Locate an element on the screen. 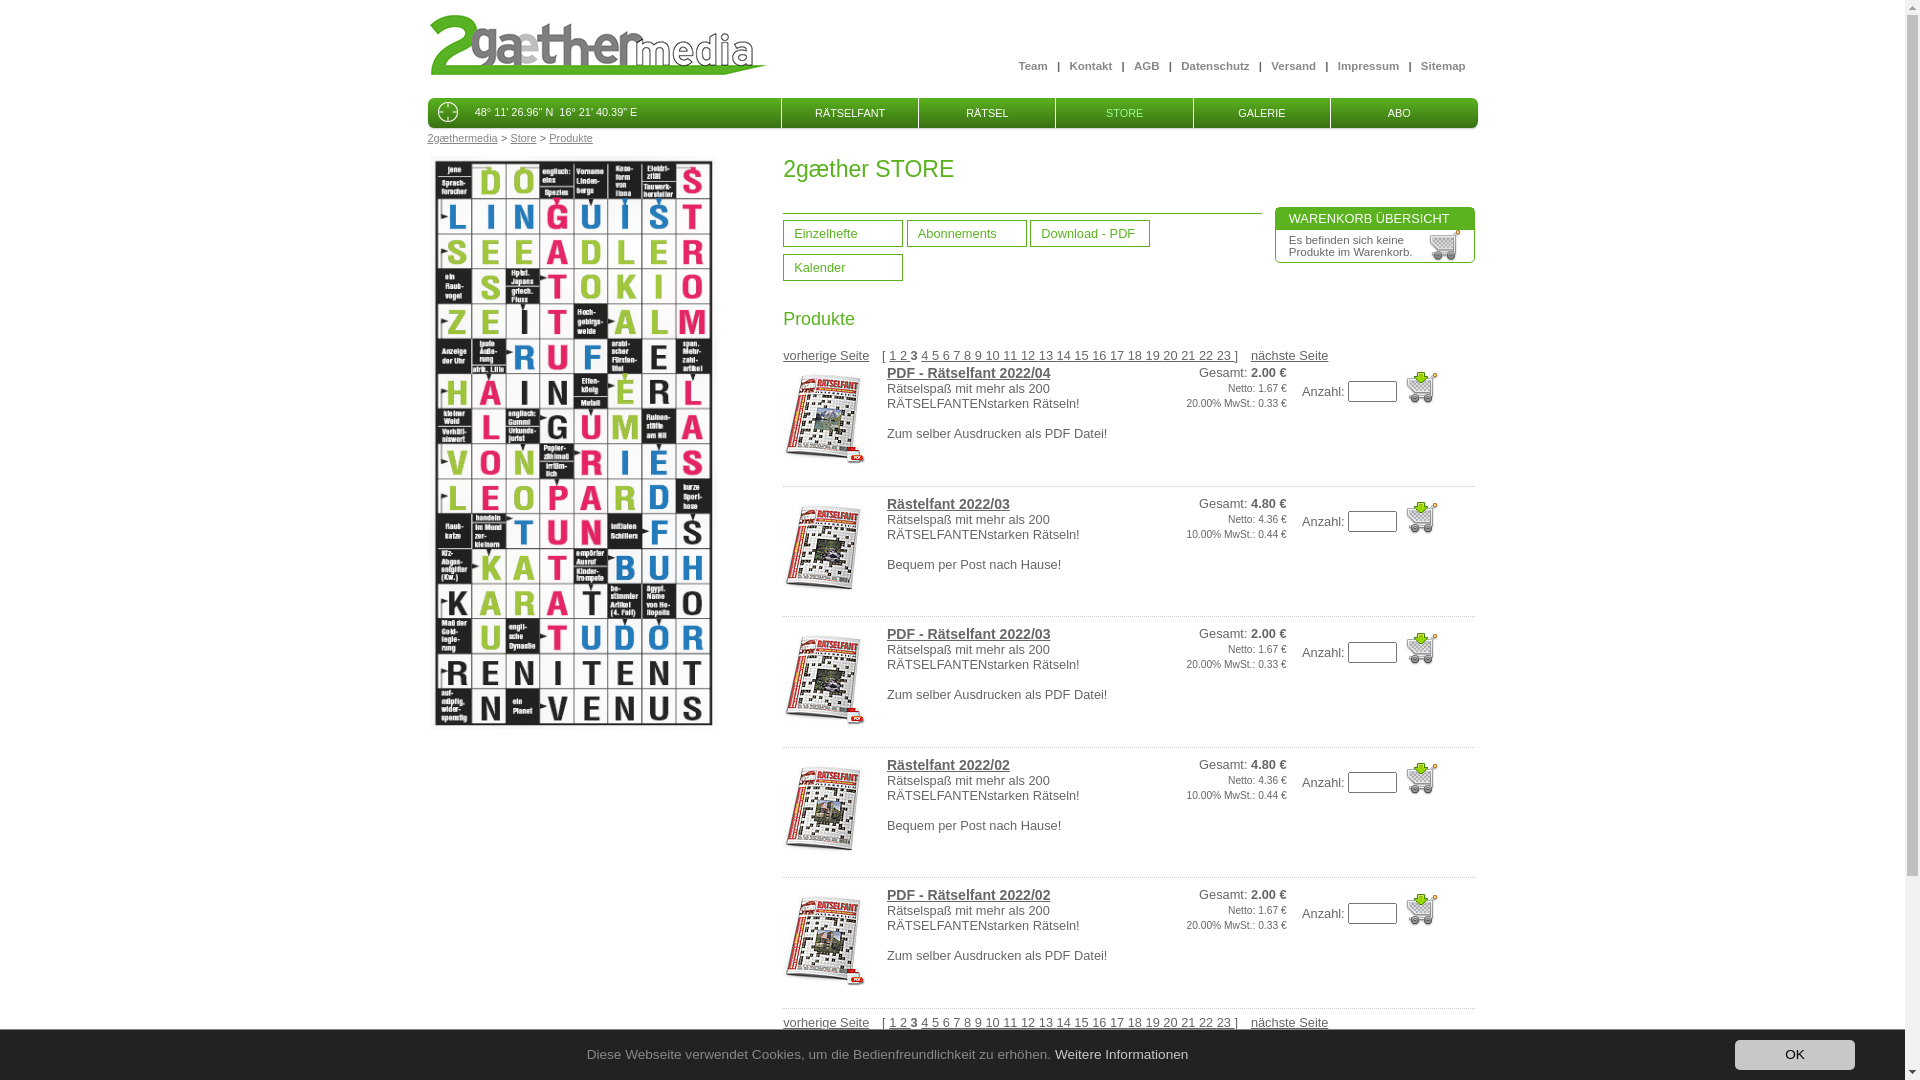 The width and height of the screenshot is (1920, 1080). '22' is located at coordinates (1207, 354).